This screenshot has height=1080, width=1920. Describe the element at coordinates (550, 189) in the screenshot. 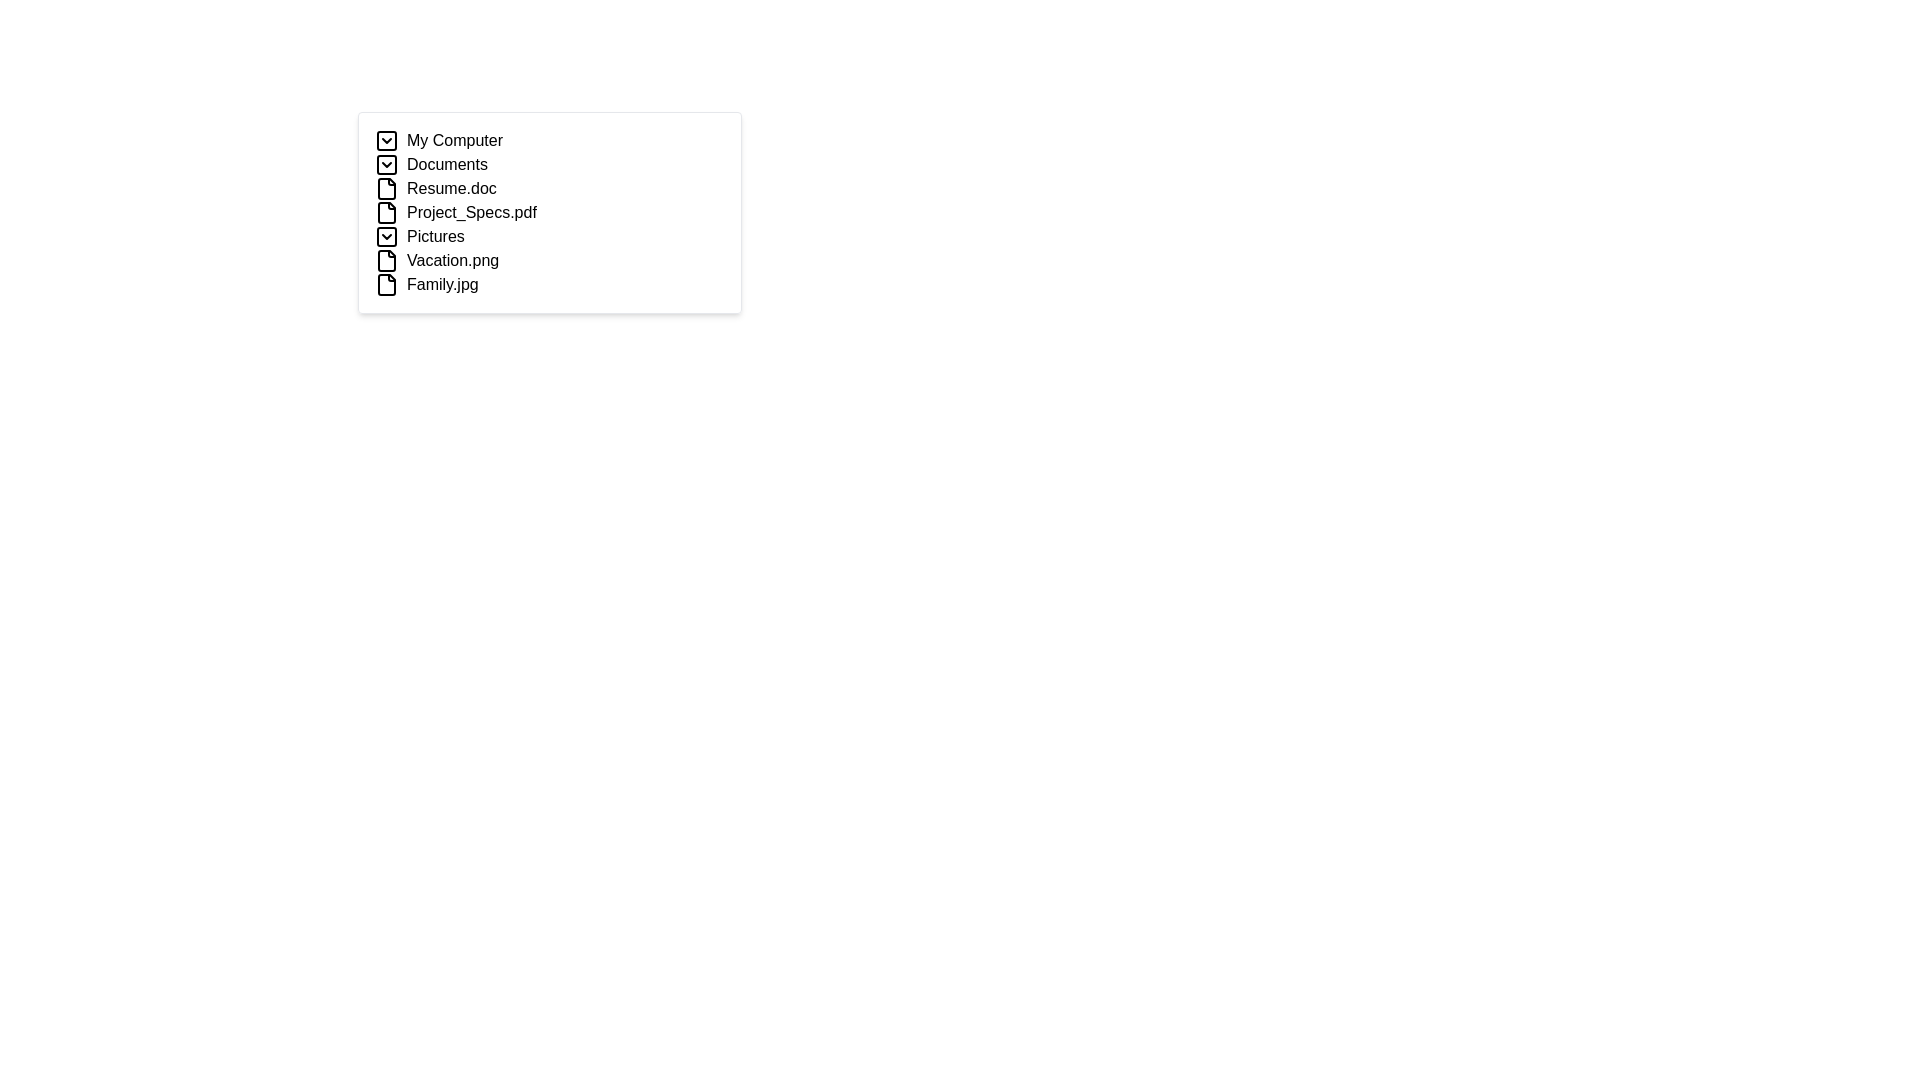

I see `the selectable file item labeled 'Resume.doc' in the Documents section` at that location.